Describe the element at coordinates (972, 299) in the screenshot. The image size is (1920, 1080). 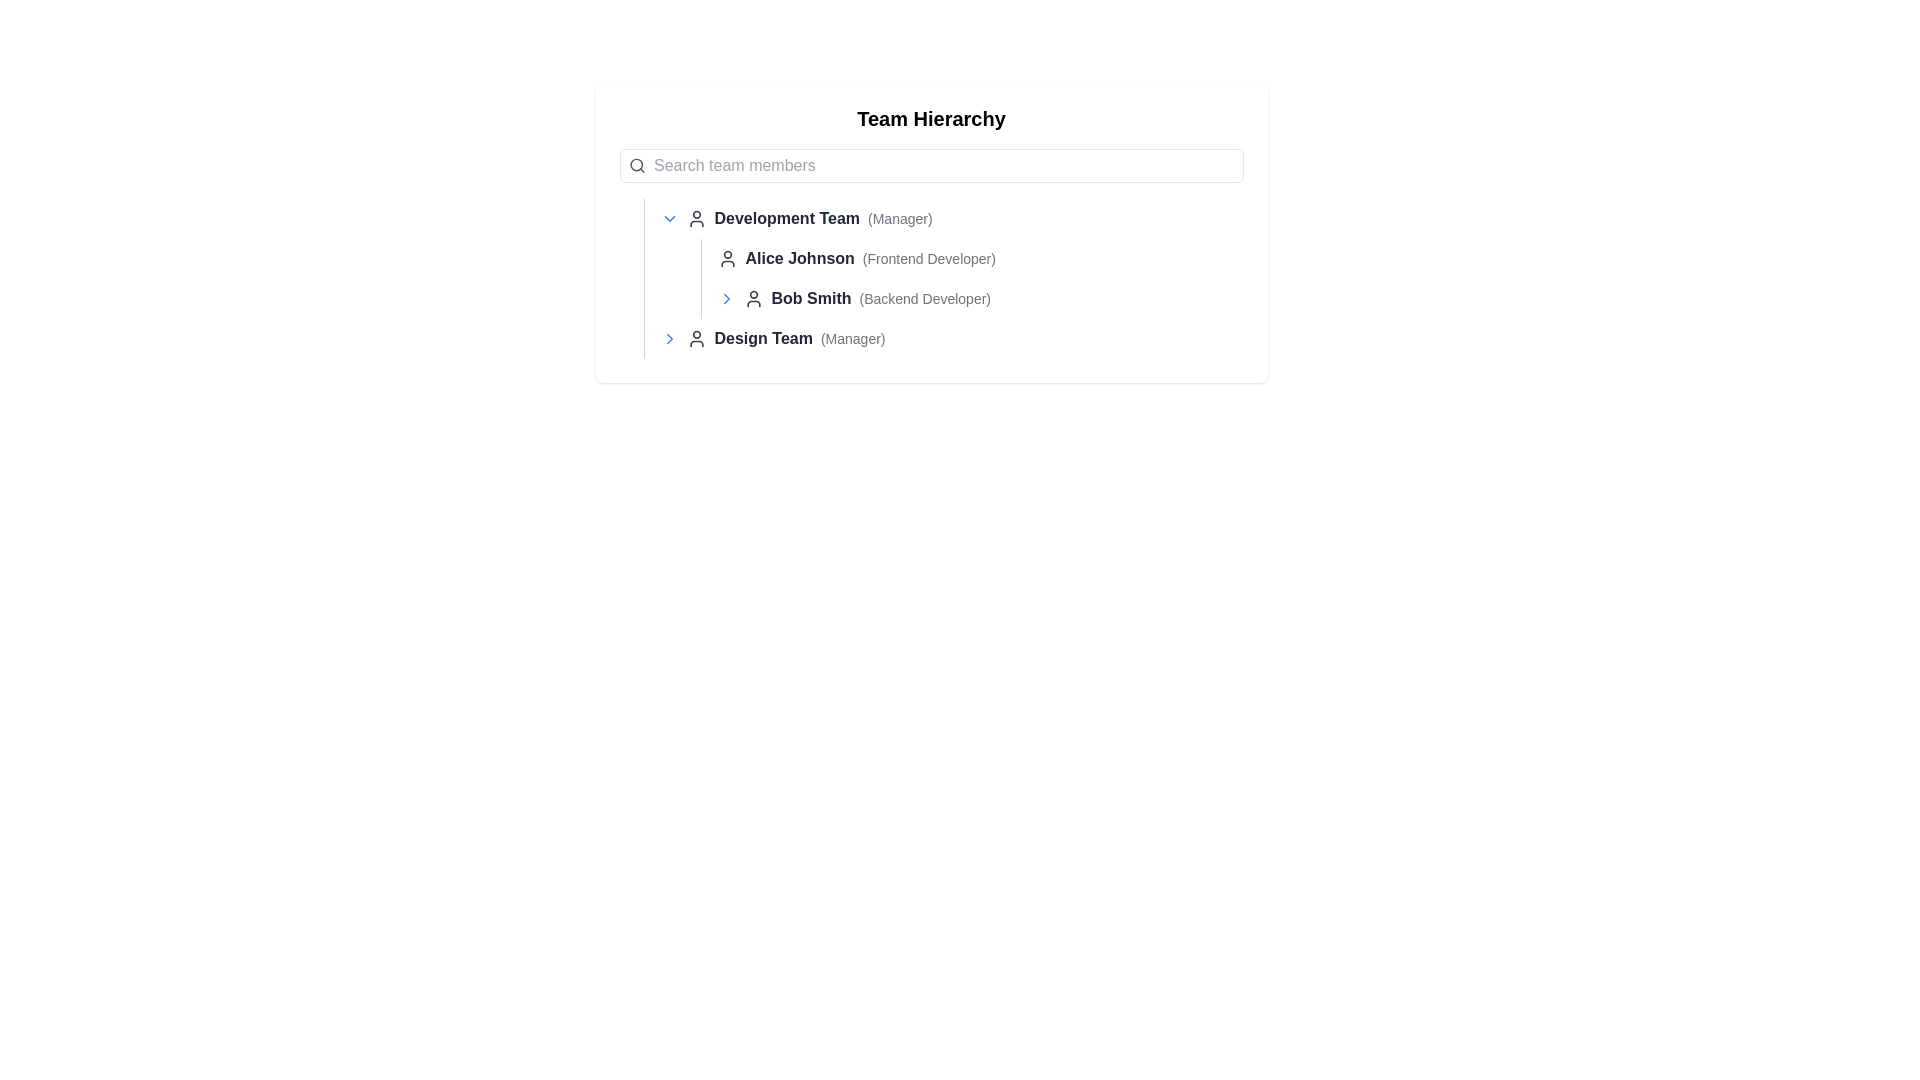
I see `the second list item under the 'Development Team' section which displays 'Bob Smith (Backend Developer)'` at that location.